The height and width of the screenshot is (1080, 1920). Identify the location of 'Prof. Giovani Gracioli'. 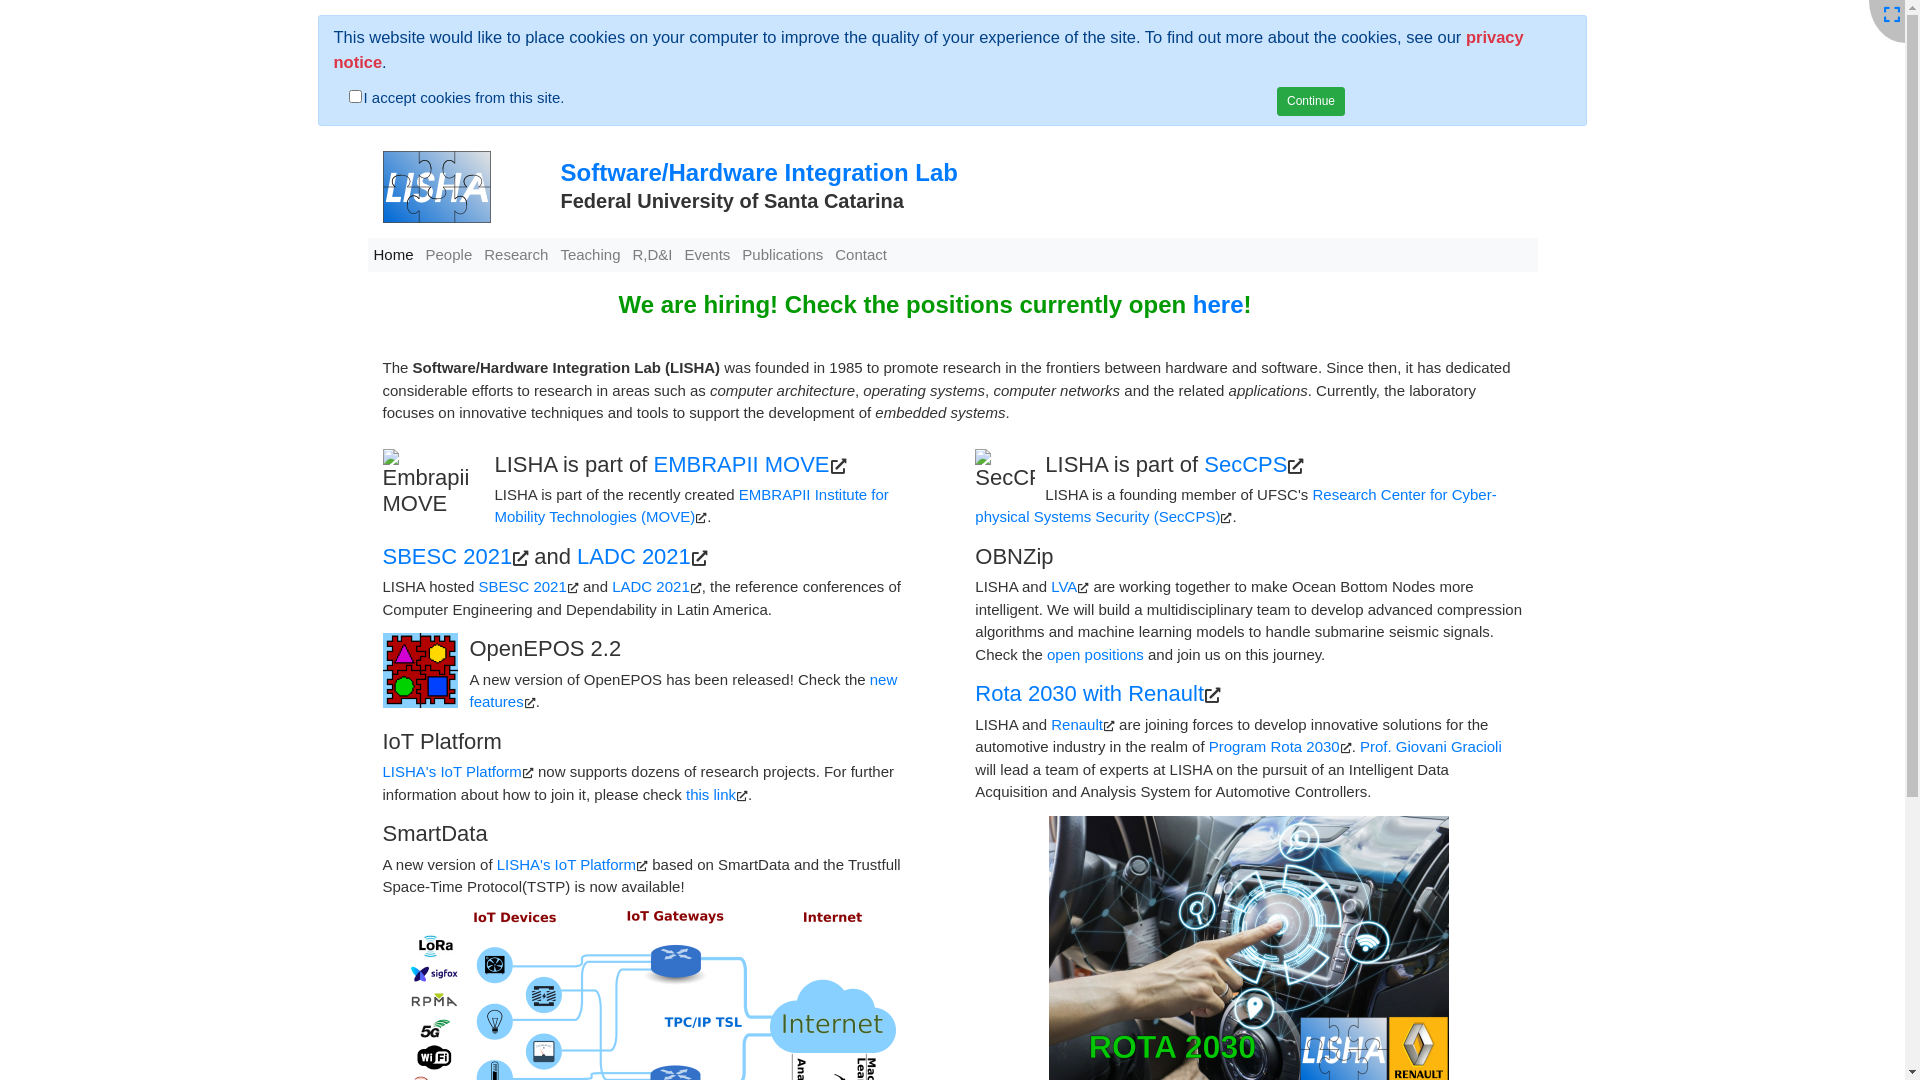
(1429, 746).